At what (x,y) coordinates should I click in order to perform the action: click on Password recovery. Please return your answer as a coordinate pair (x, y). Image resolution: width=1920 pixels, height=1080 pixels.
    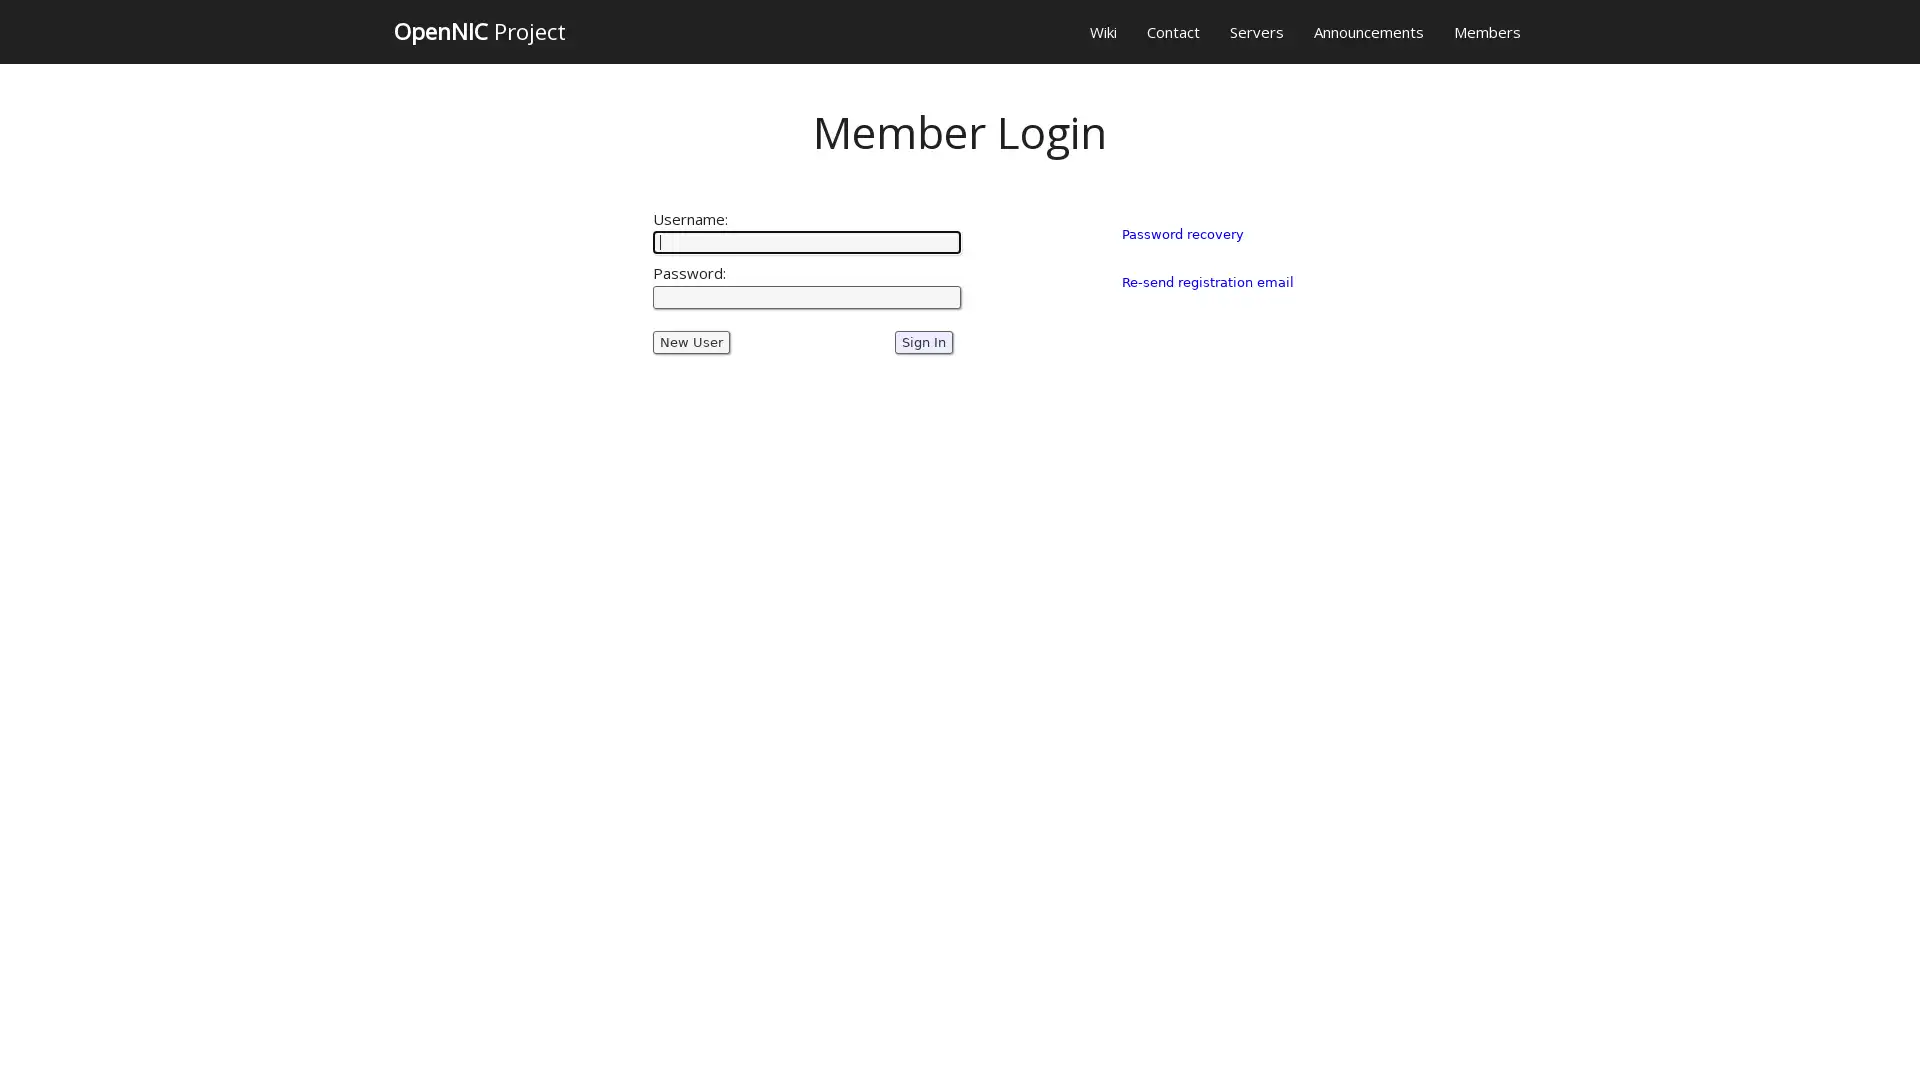
    Looking at the image, I should click on (1181, 233).